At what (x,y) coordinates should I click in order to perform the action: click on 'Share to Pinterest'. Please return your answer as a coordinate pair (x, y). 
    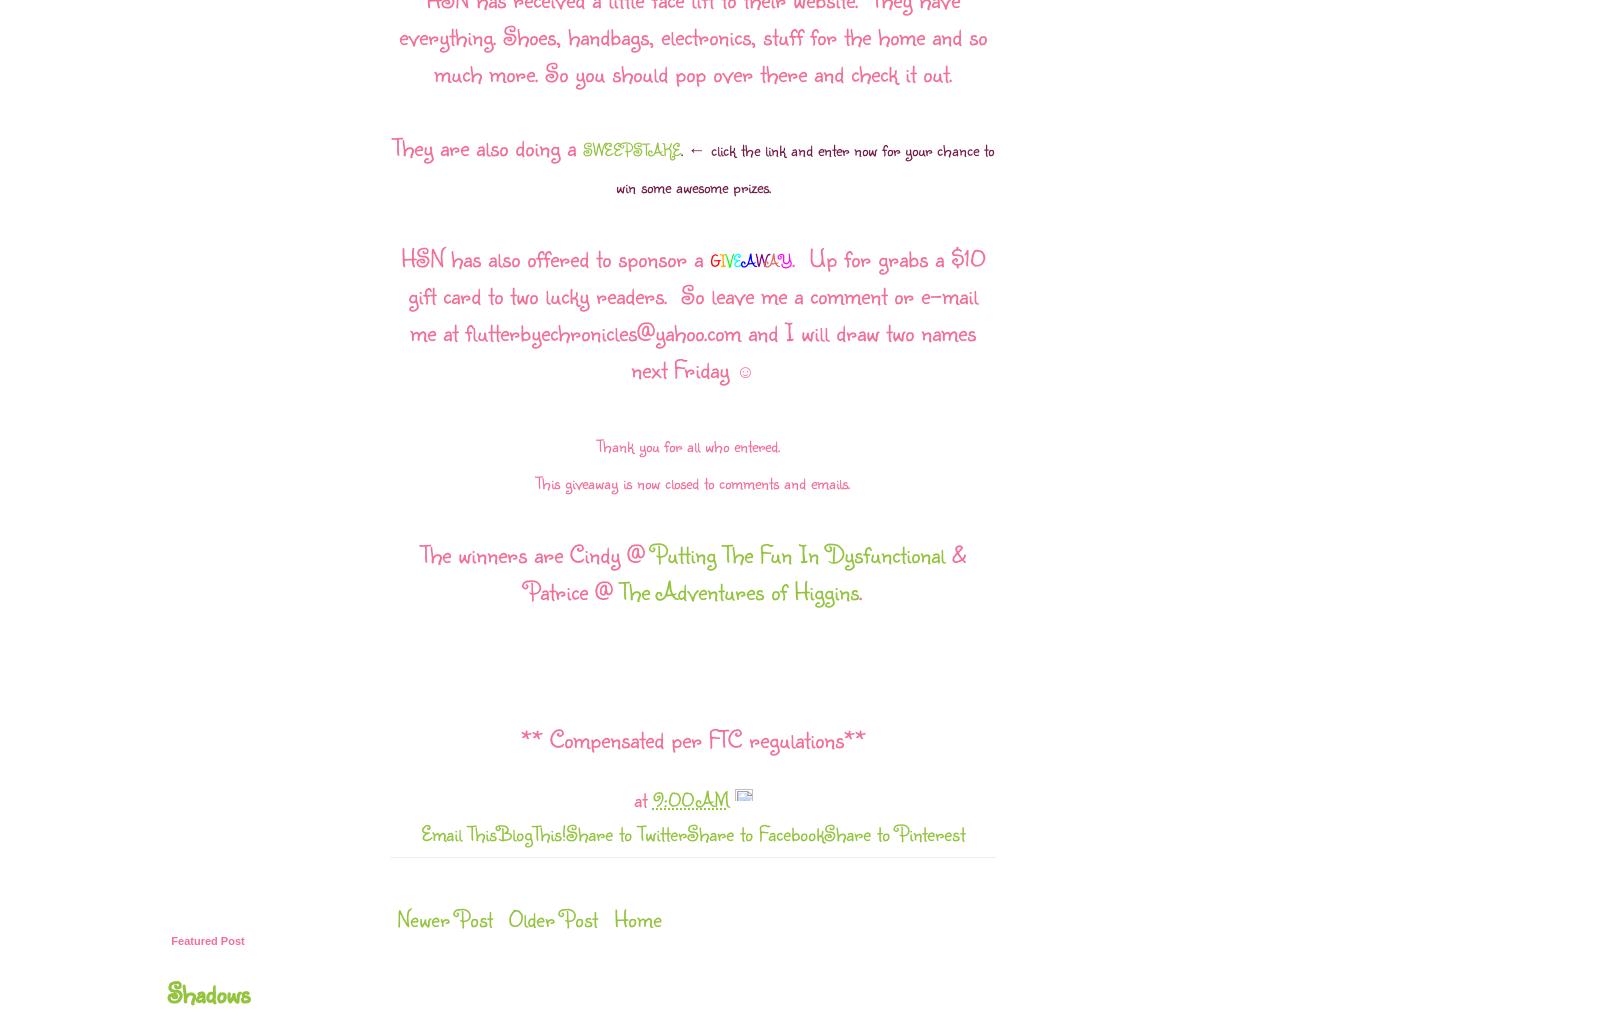
    Looking at the image, I should click on (894, 833).